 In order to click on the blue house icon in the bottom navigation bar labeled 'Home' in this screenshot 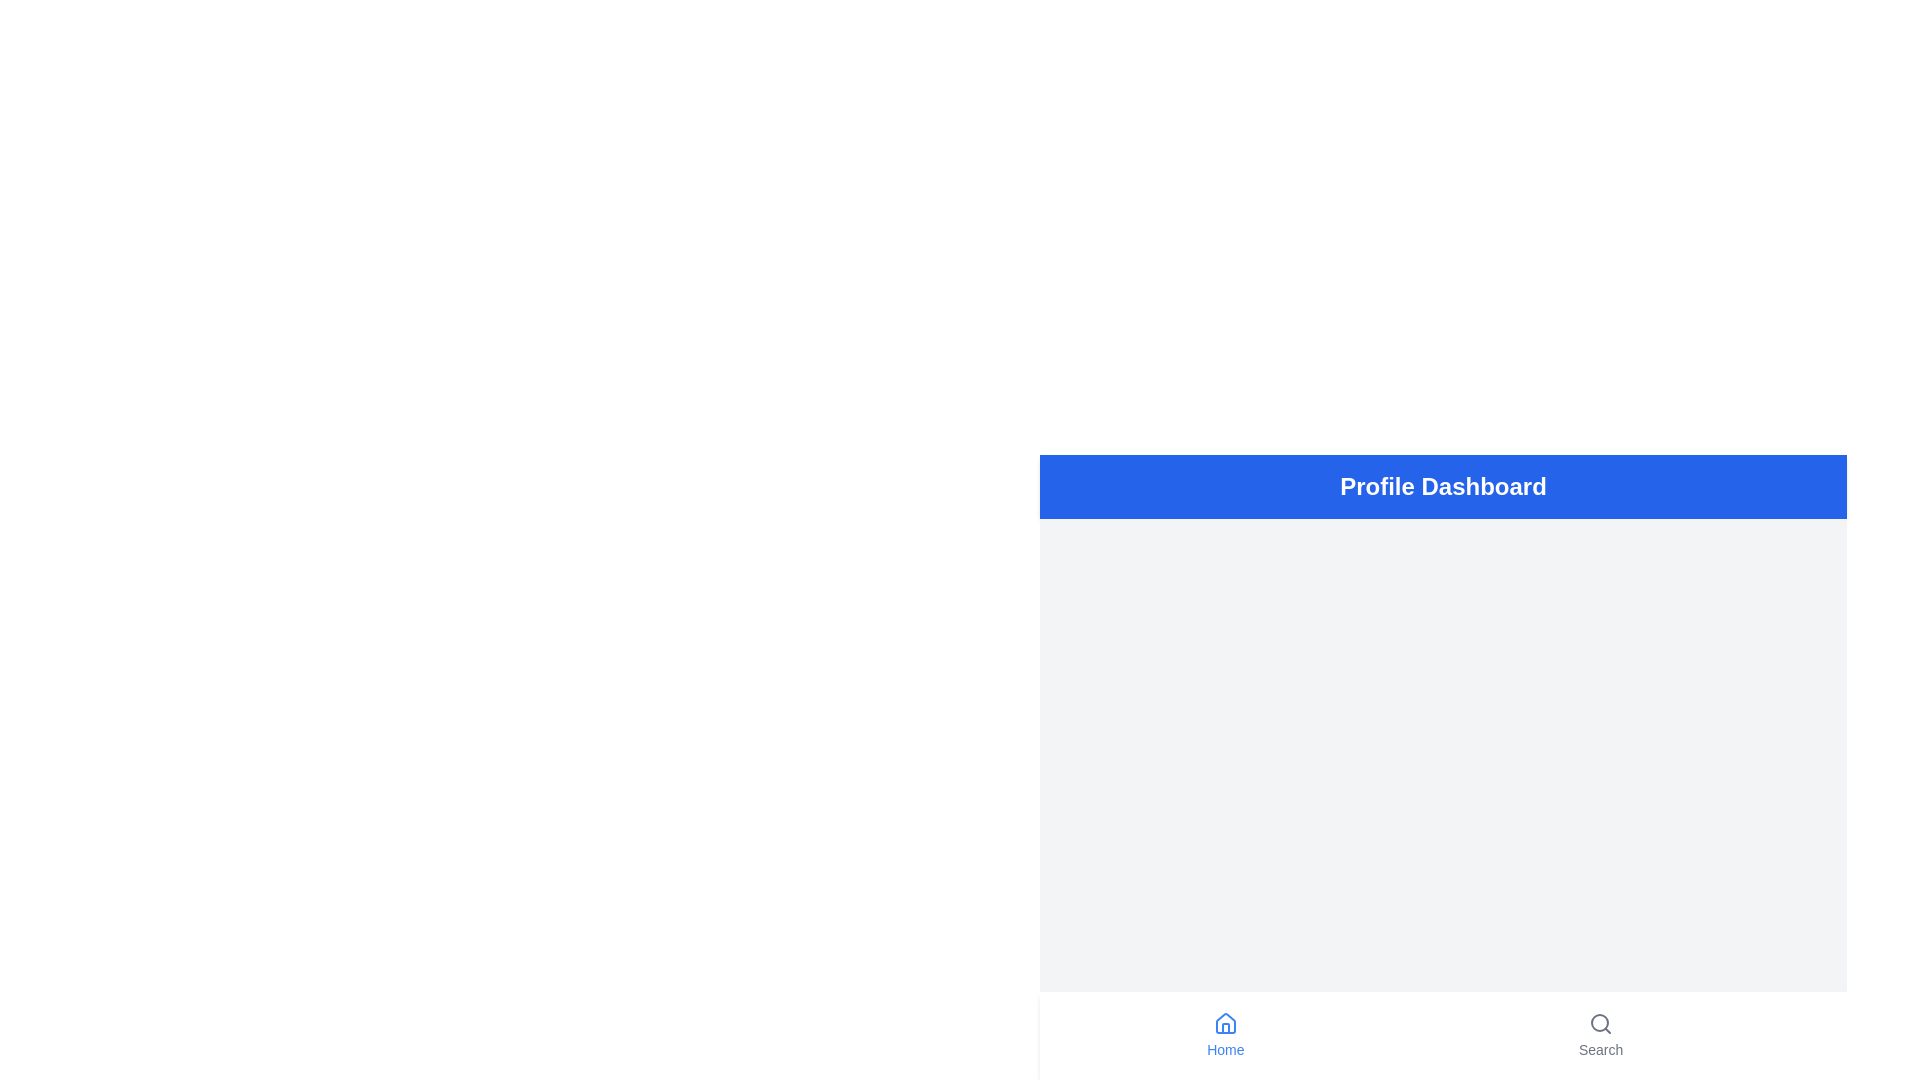, I will do `click(1224, 1023)`.